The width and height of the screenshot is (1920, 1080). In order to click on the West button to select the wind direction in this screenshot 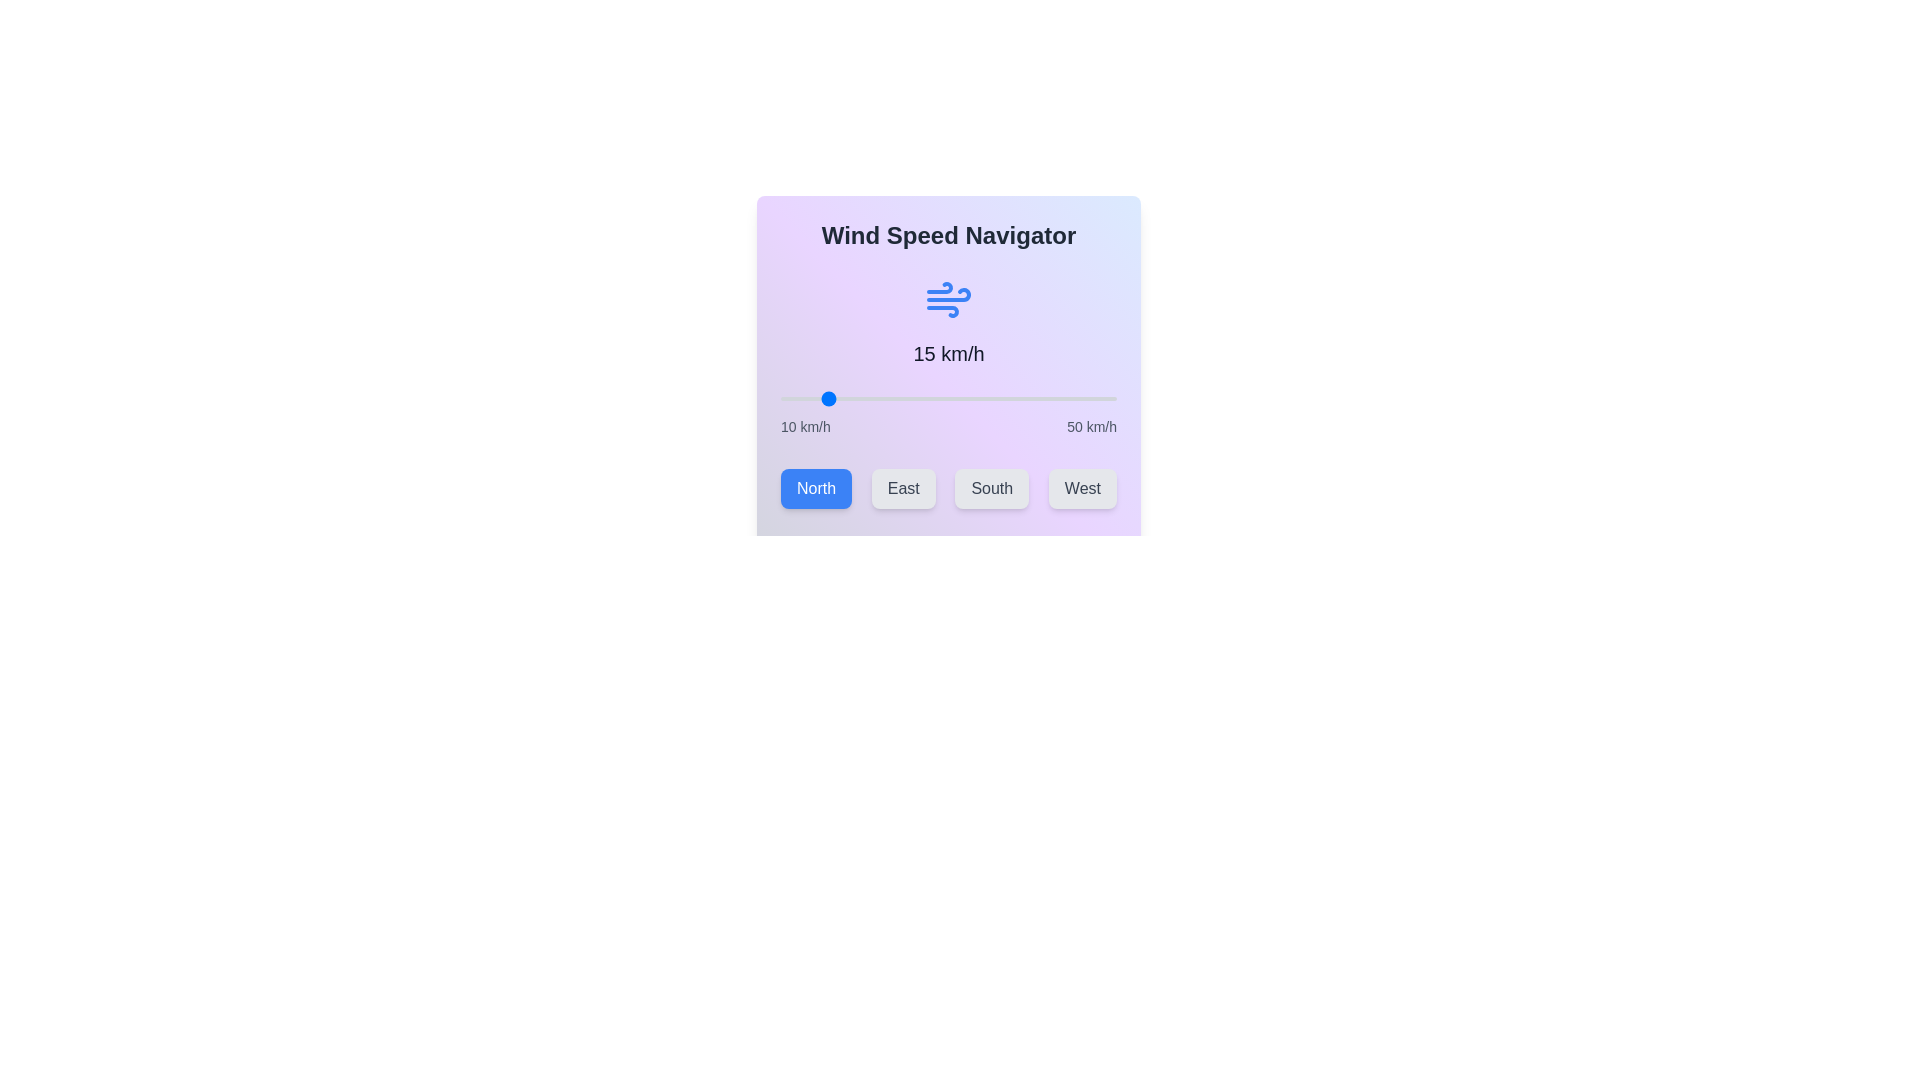, I will do `click(1081, 489)`.